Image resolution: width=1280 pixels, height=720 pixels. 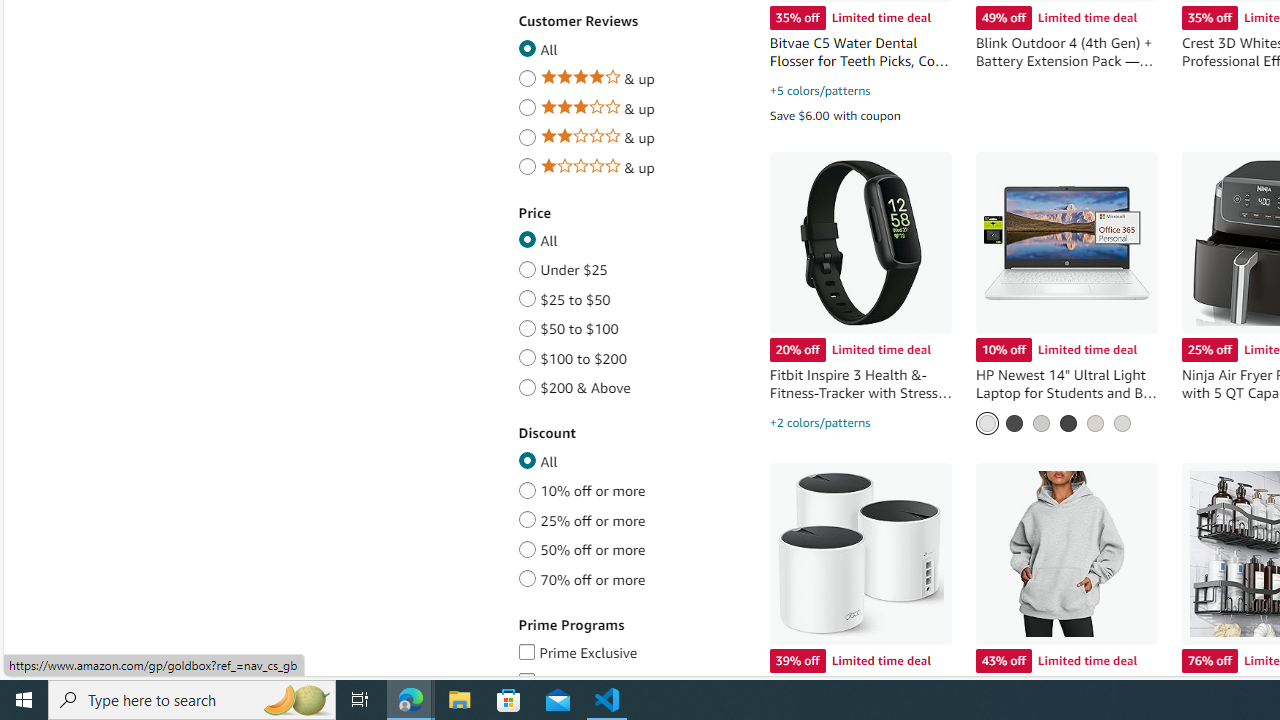 What do you see at coordinates (986, 422) in the screenshot?
I see `'Snowflake White'` at bounding box center [986, 422].